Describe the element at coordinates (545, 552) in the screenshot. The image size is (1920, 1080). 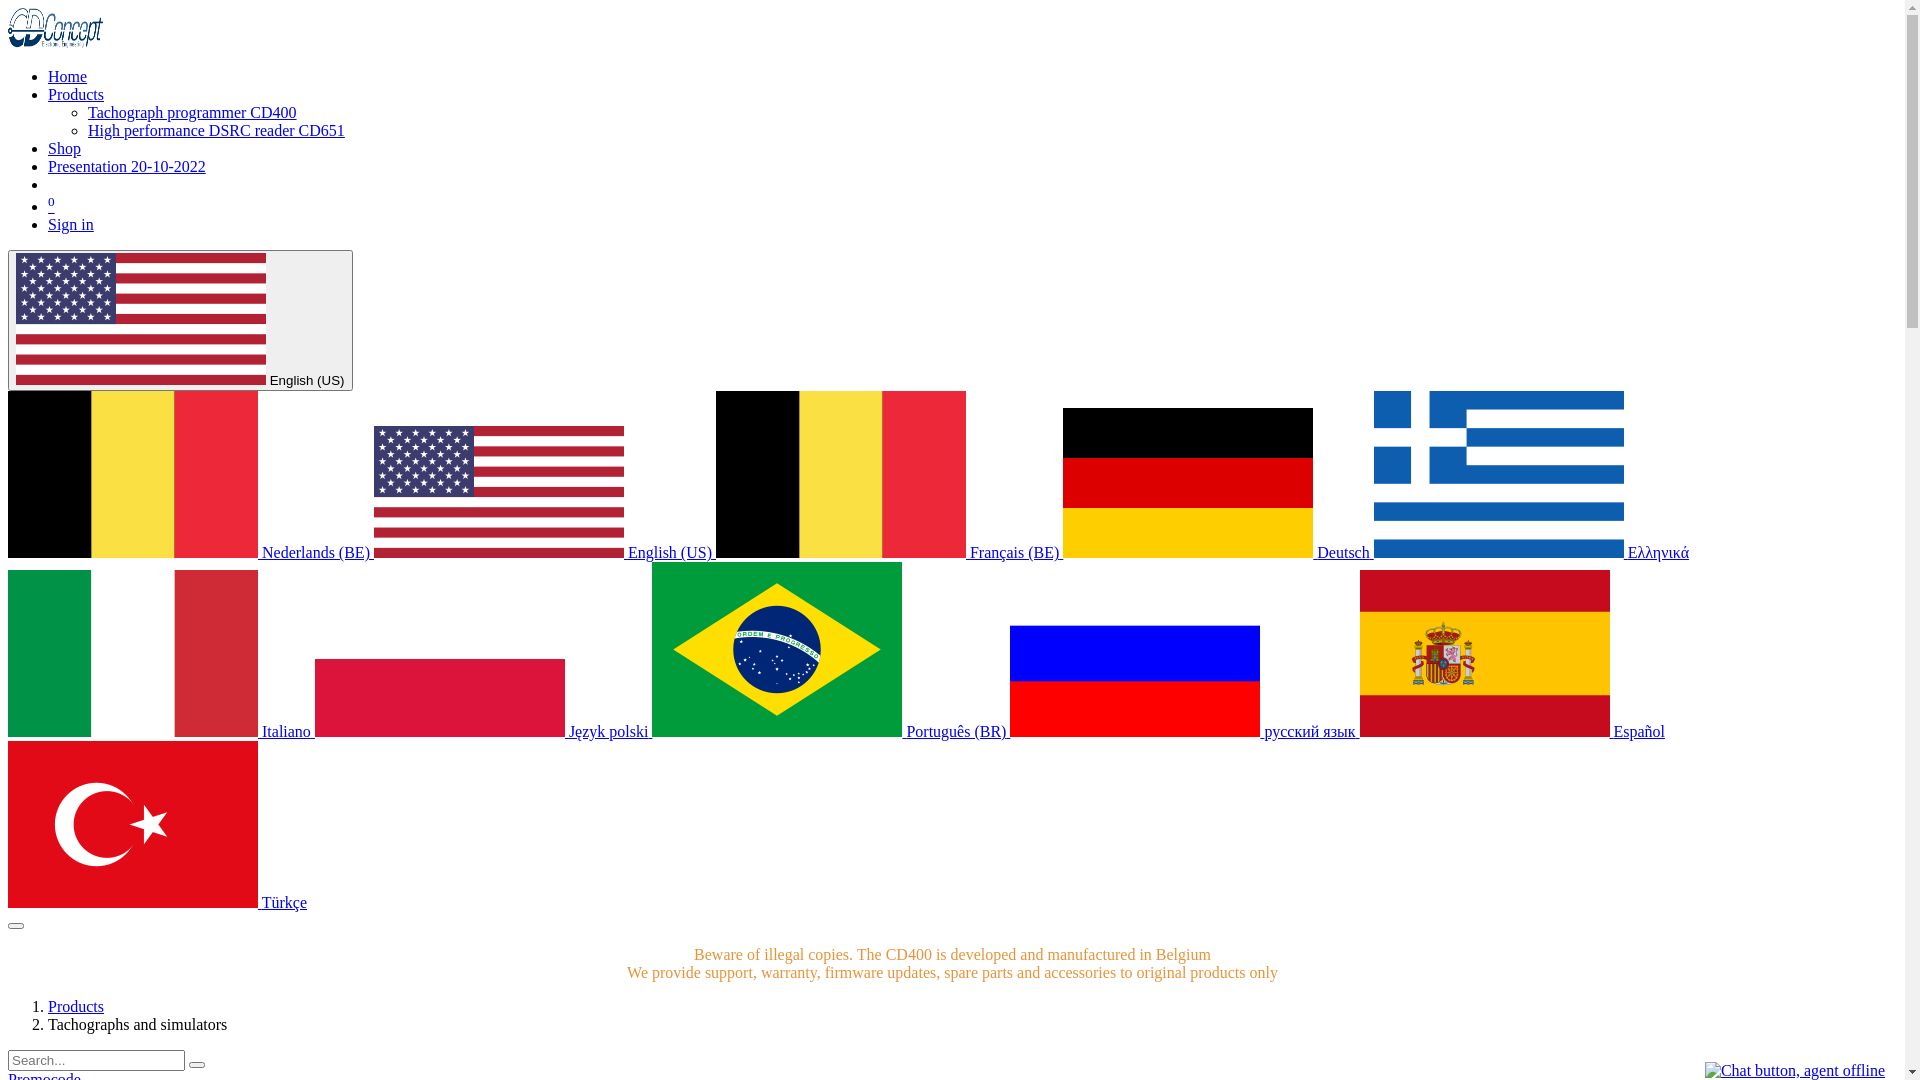
I see `'English (US)'` at that location.